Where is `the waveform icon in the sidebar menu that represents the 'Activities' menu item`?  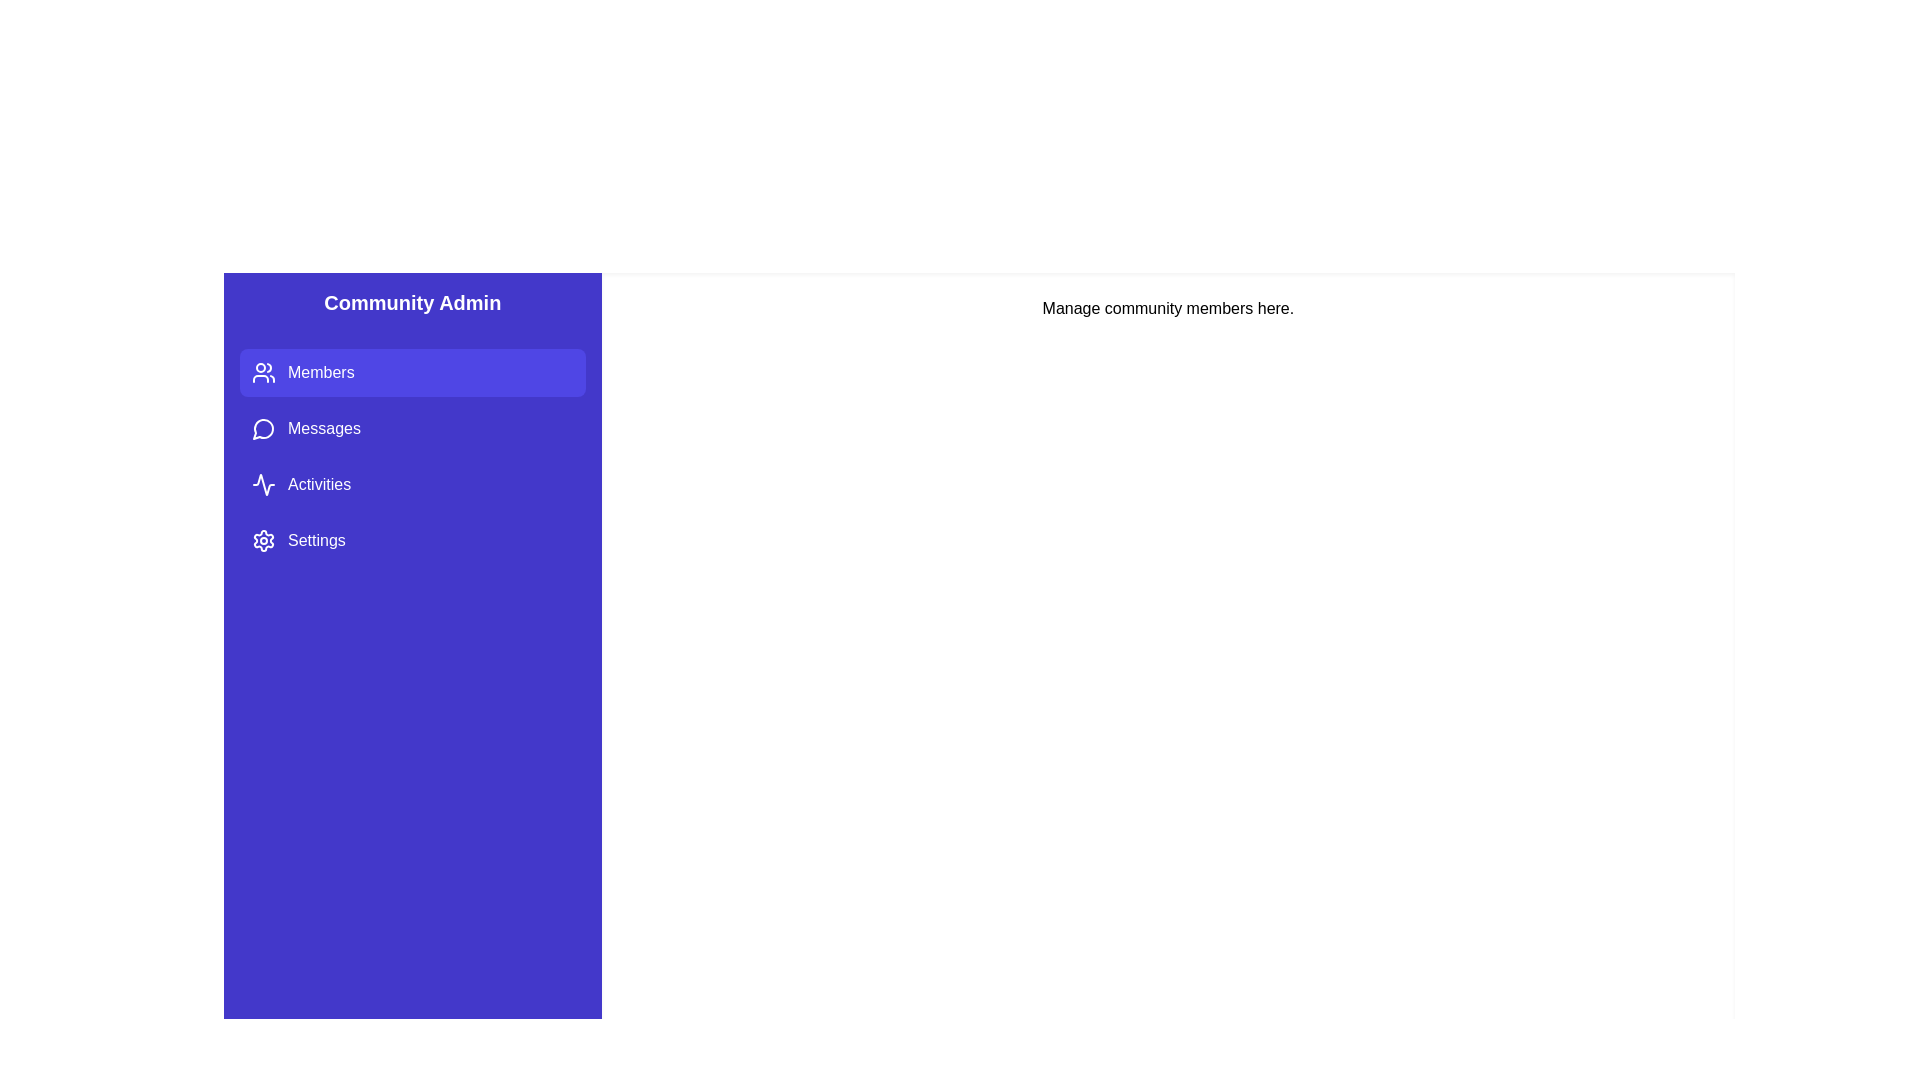
the waveform icon in the sidebar menu that represents the 'Activities' menu item is located at coordinates (263, 485).